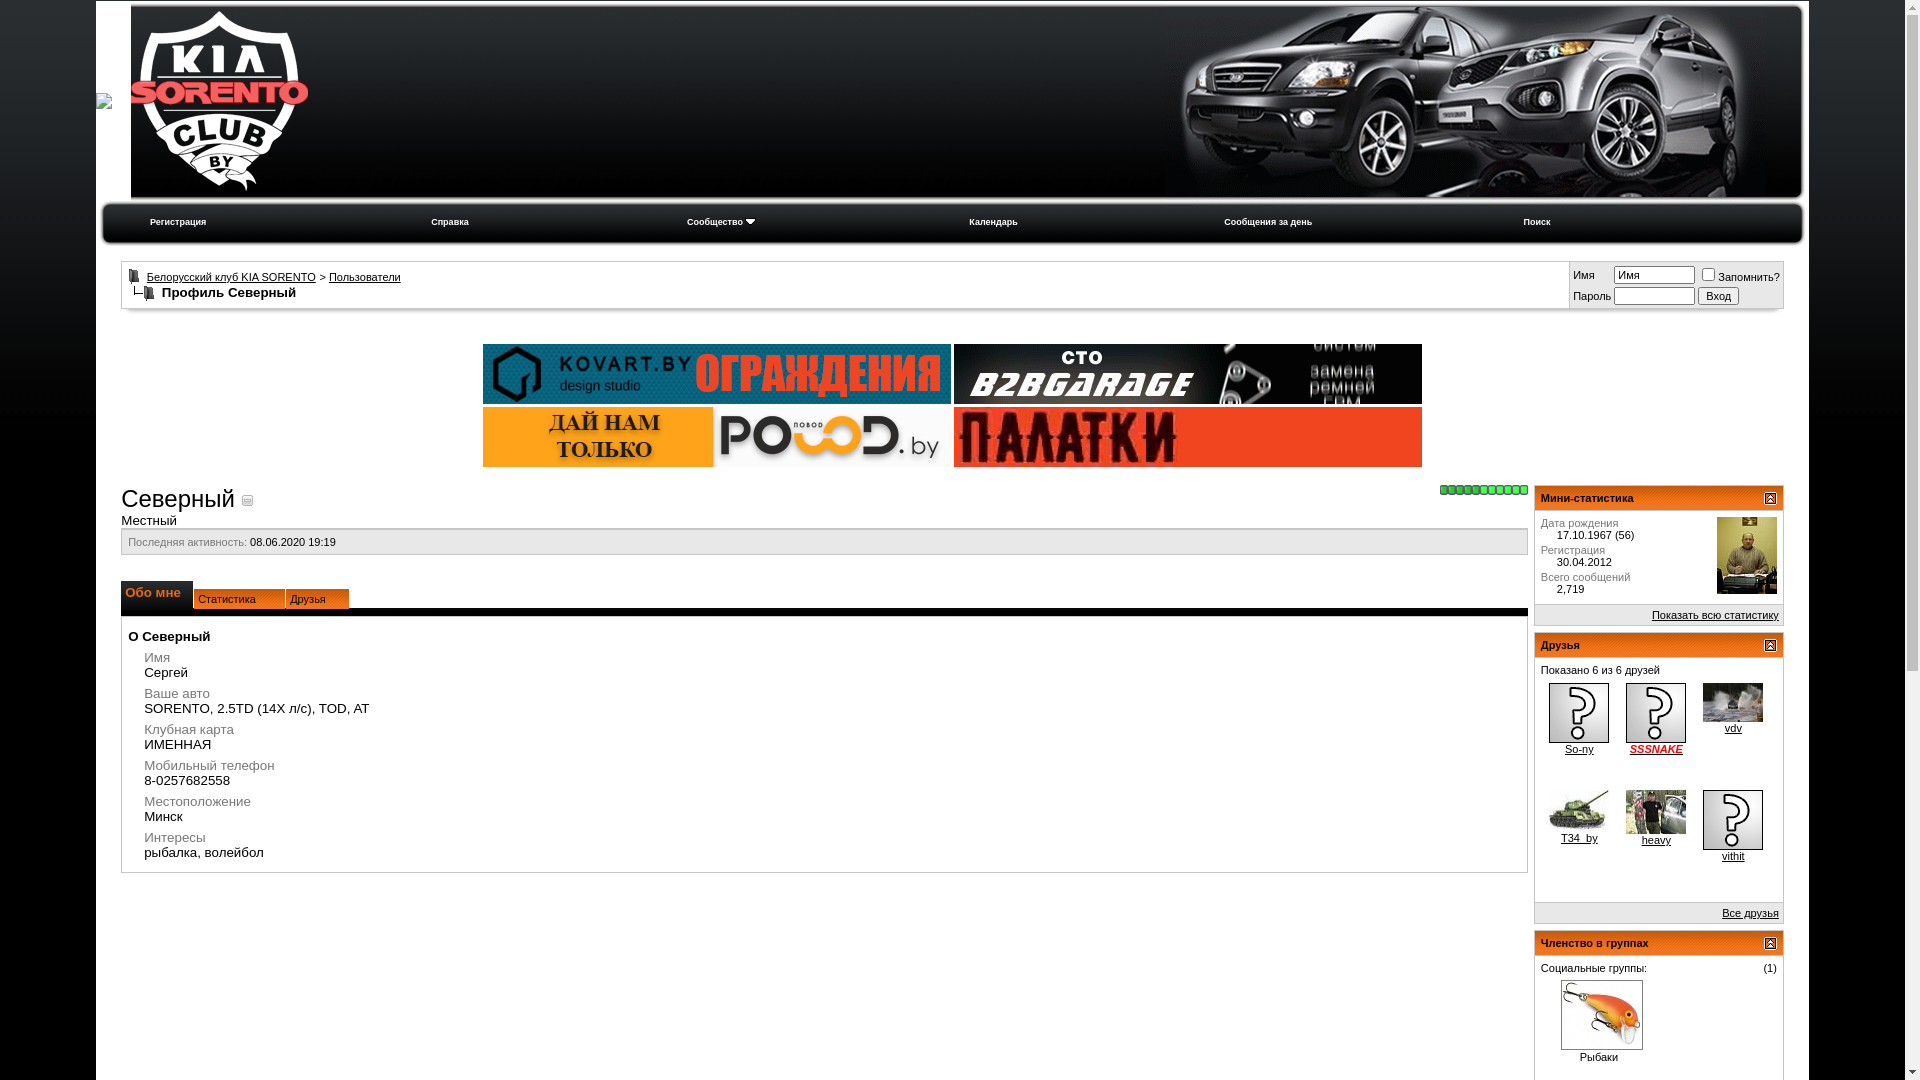  Describe the element at coordinates (1731, 820) in the screenshot. I see `'vithit'` at that location.